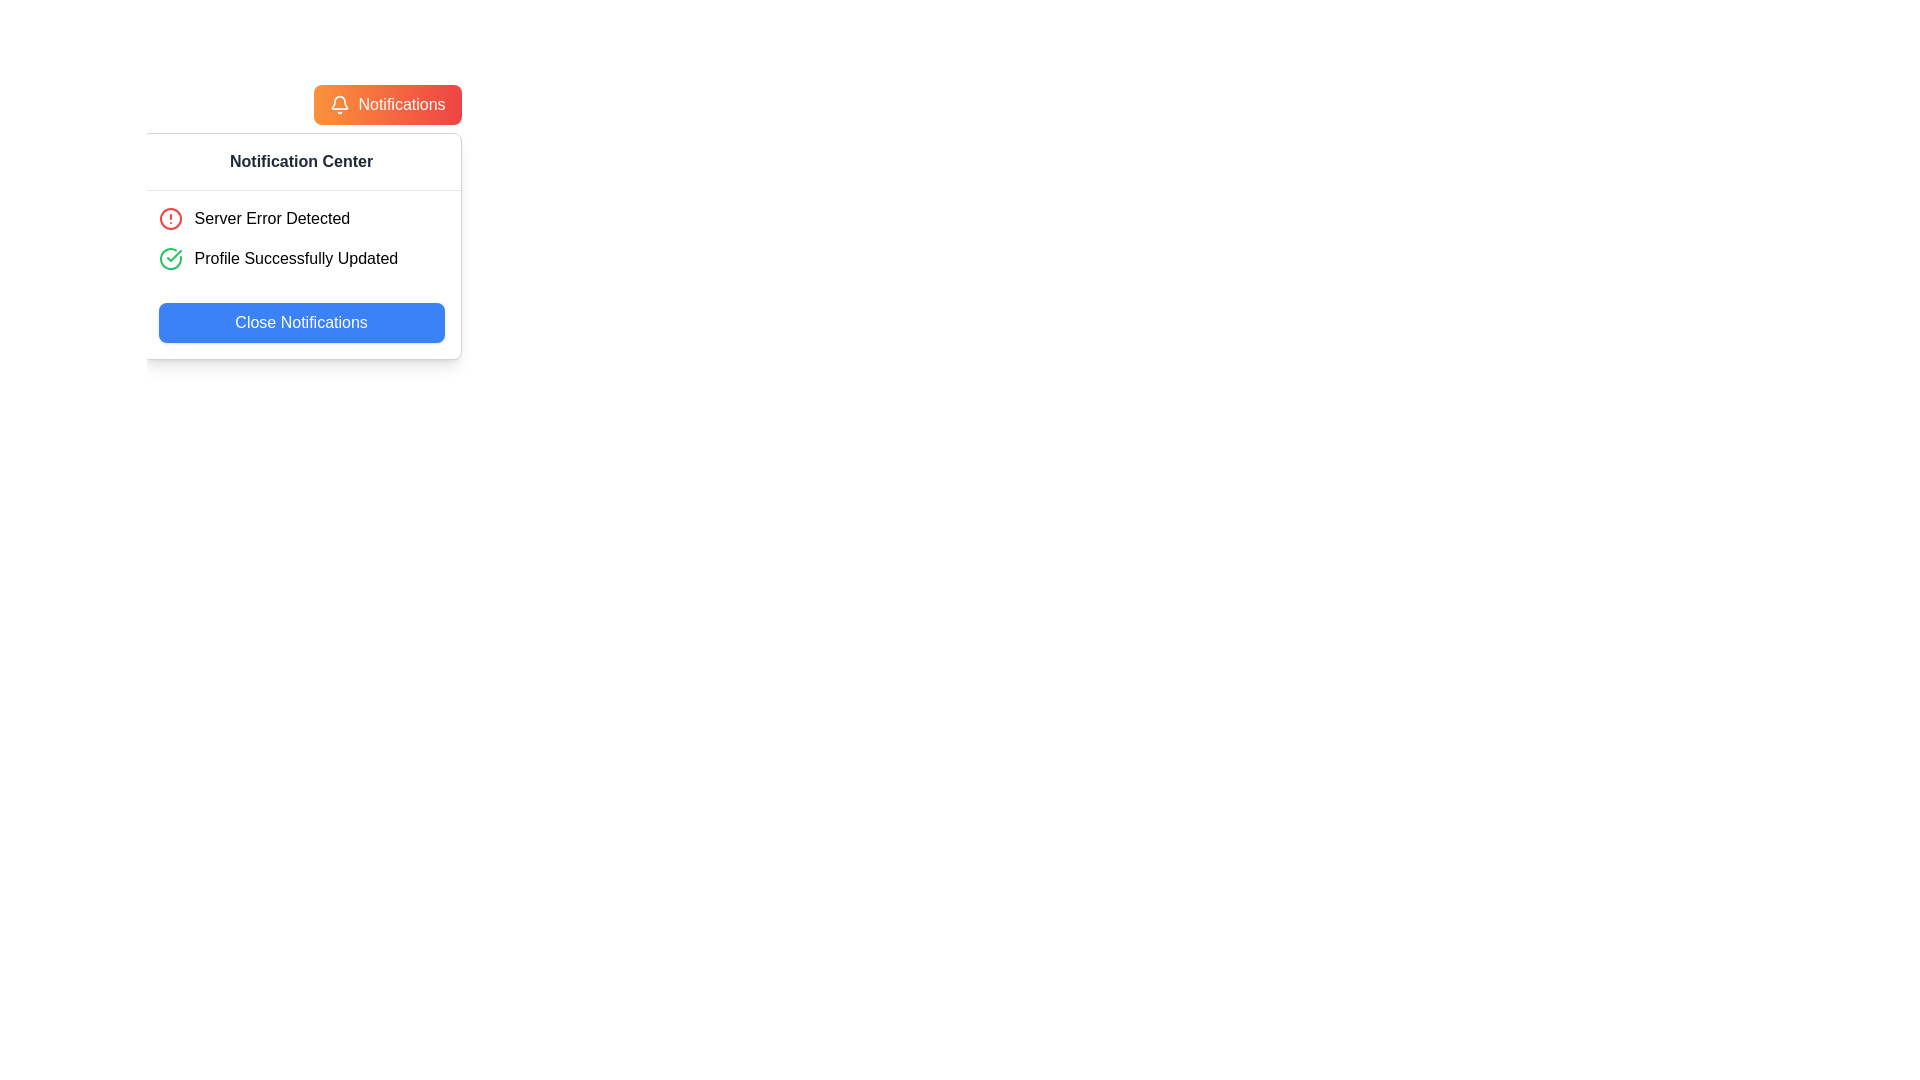 The image size is (1920, 1080). Describe the element at coordinates (300, 322) in the screenshot. I see `the rectangular button with a blue background and white text that reads 'Close Notifications'` at that location.